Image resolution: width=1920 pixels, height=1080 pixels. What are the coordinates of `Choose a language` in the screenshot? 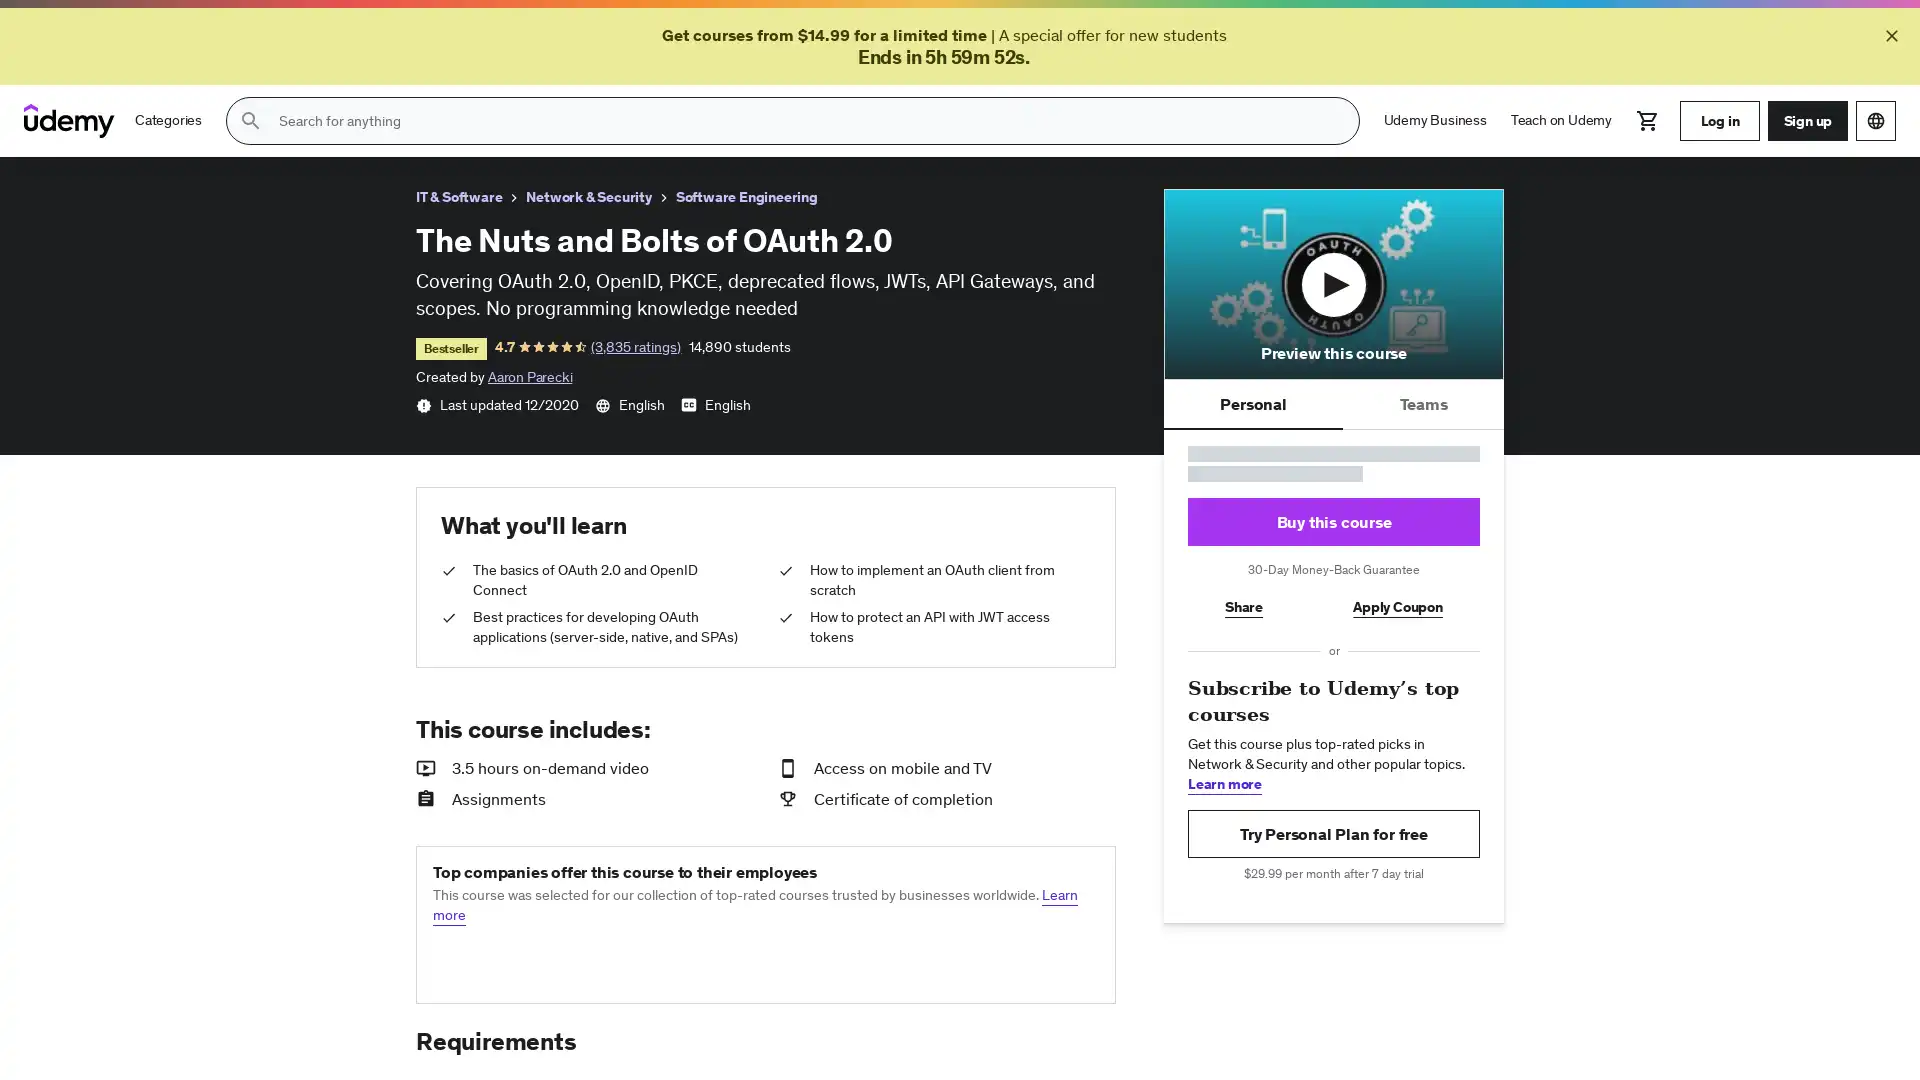 It's located at (1875, 120).